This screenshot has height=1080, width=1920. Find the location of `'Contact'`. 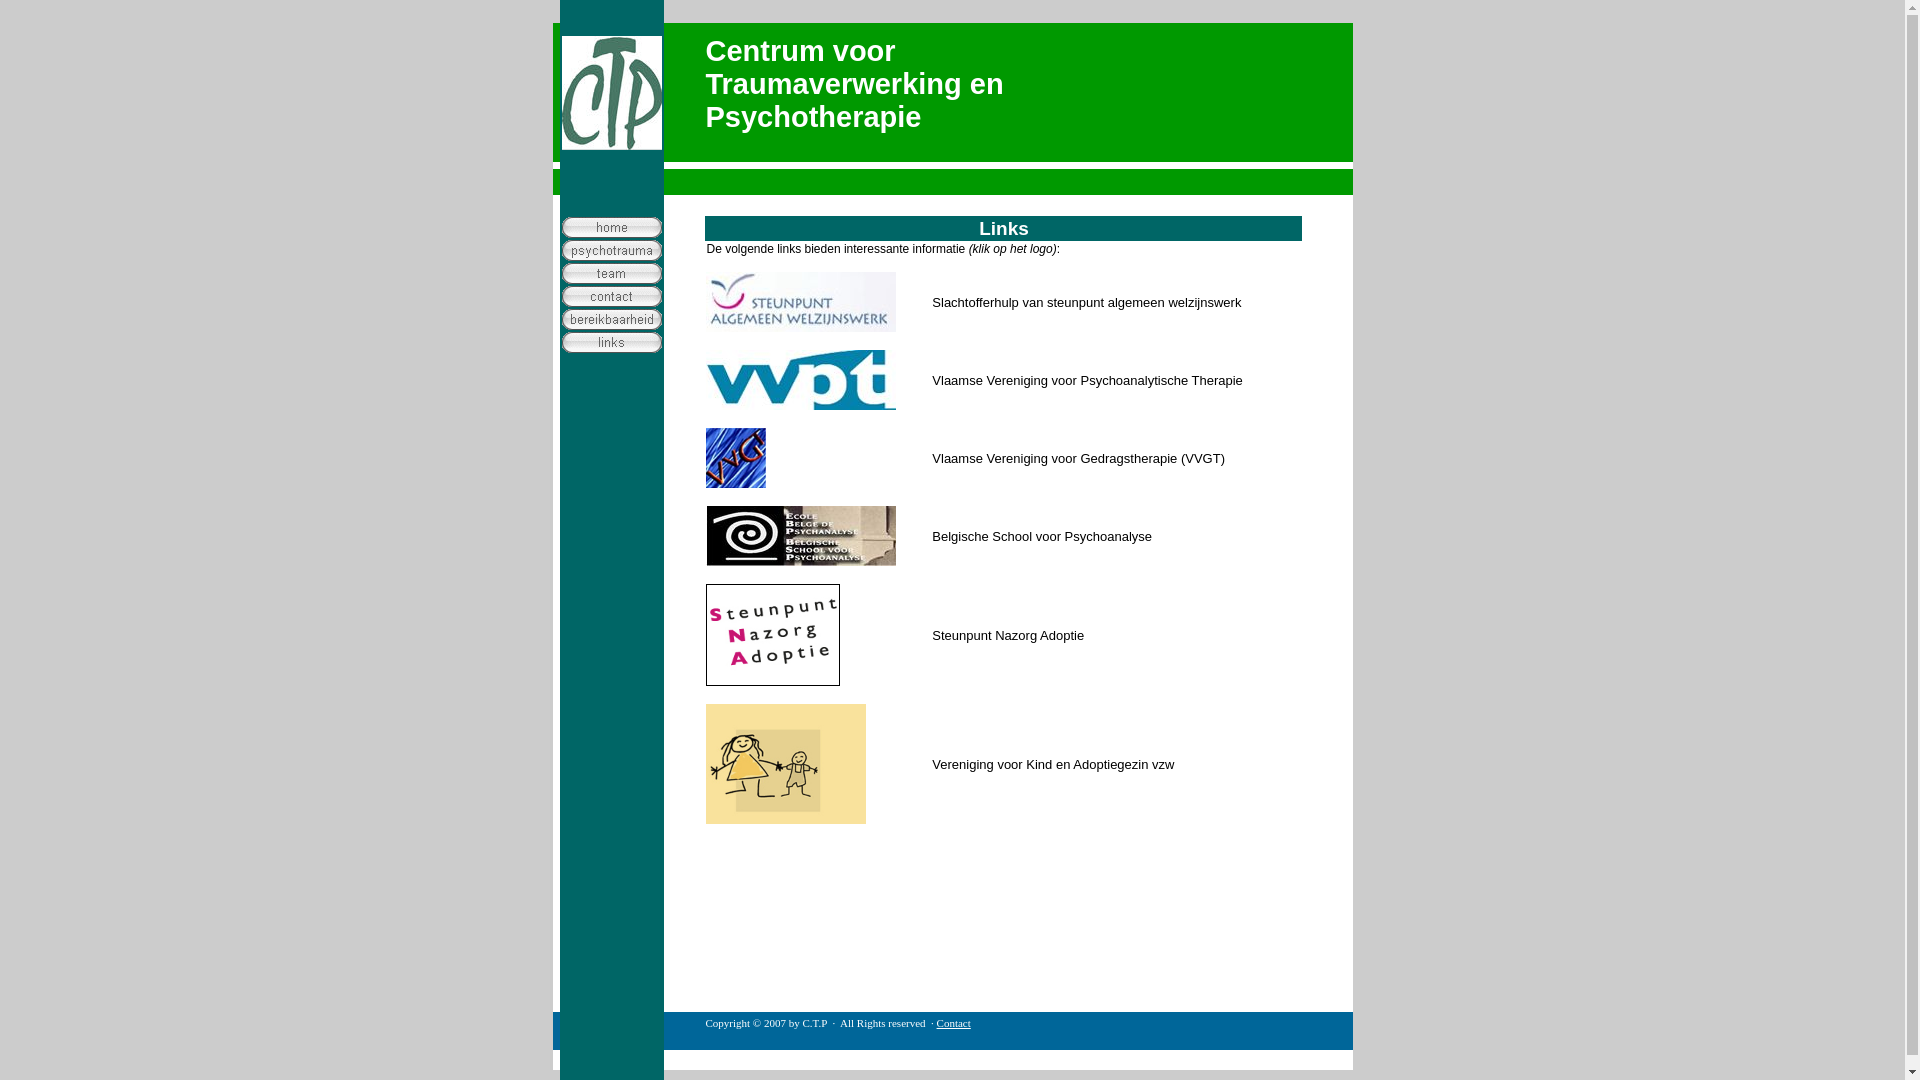

'Contact' is located at coordinates (953, 1022).